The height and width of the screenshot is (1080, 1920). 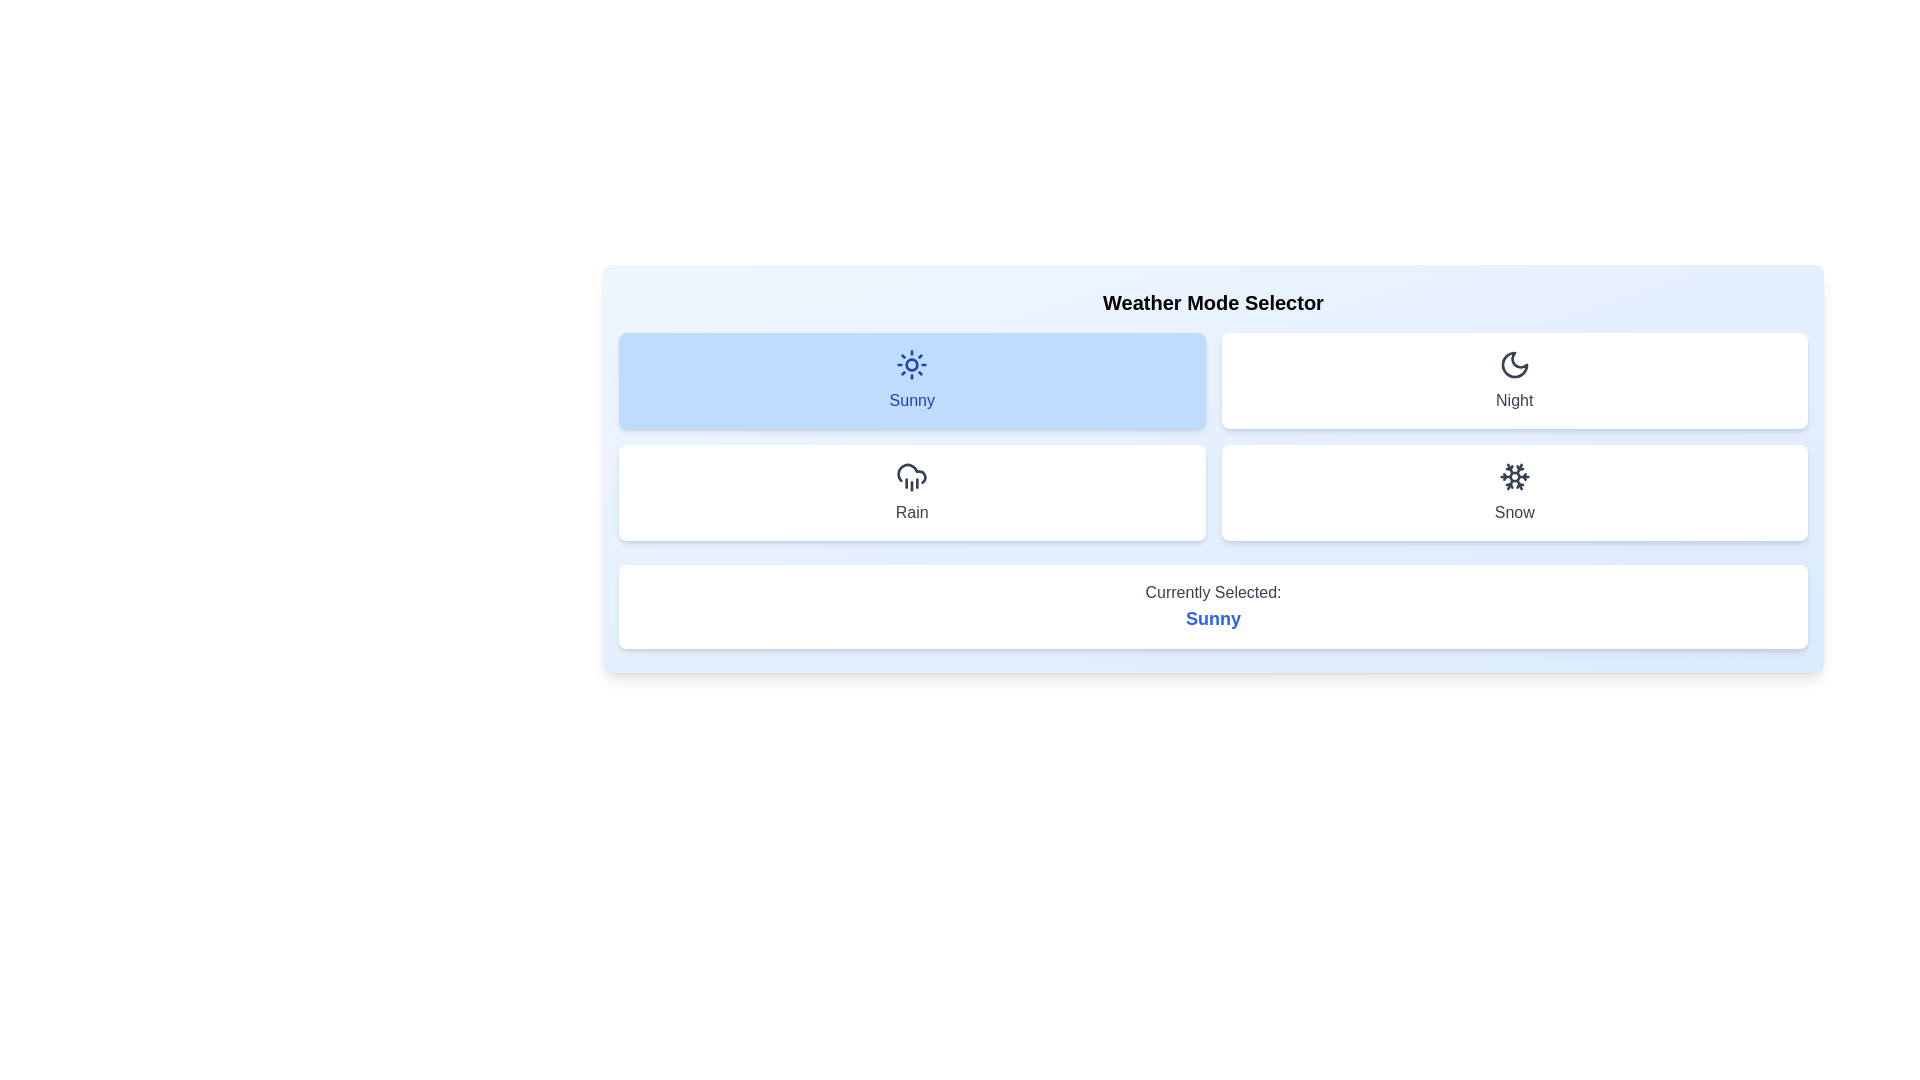 What do you see at coordinates (911, 381) in the screenshot?
I see `the weather option Sunny` at bounding box center [911, 381].